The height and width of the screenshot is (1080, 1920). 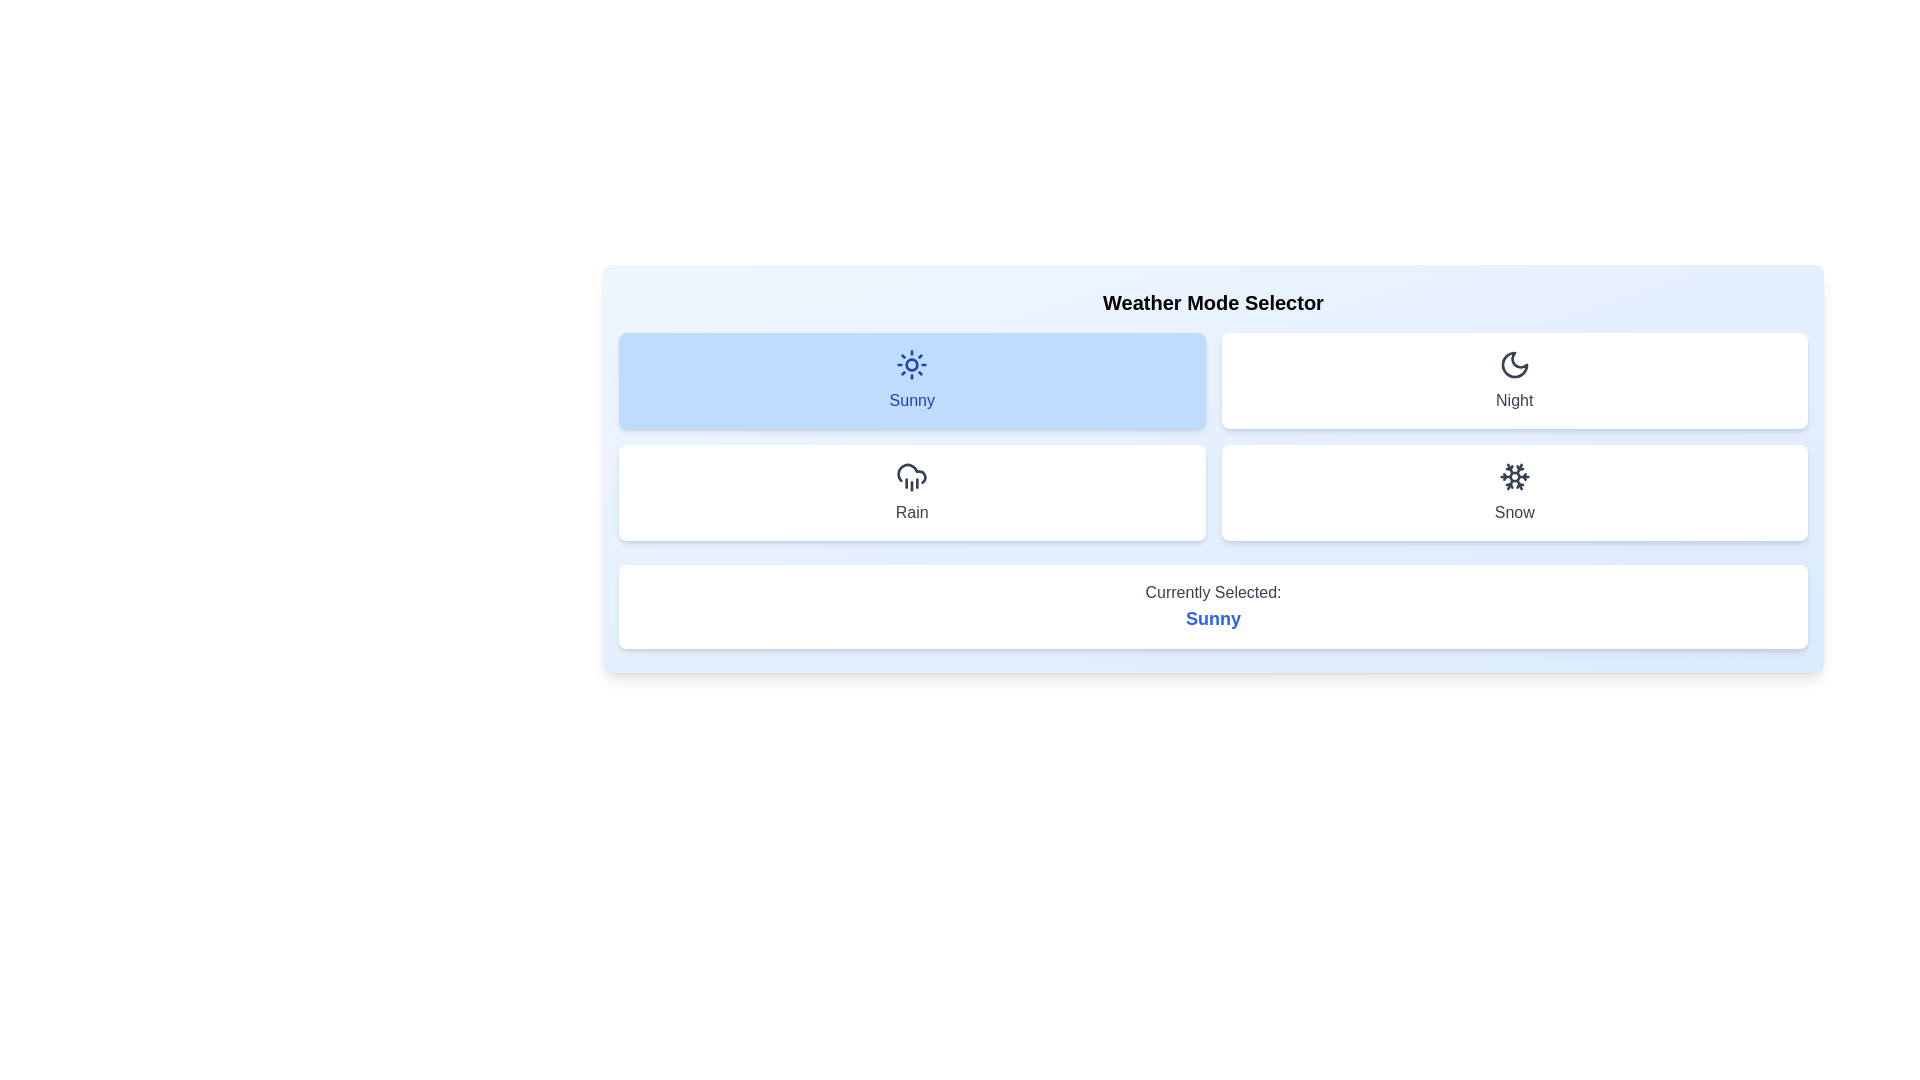 What do you see at coordinates (911, 381) in the screenshot?
I see `the weather option Sunny` at bounding box center [911, 381].